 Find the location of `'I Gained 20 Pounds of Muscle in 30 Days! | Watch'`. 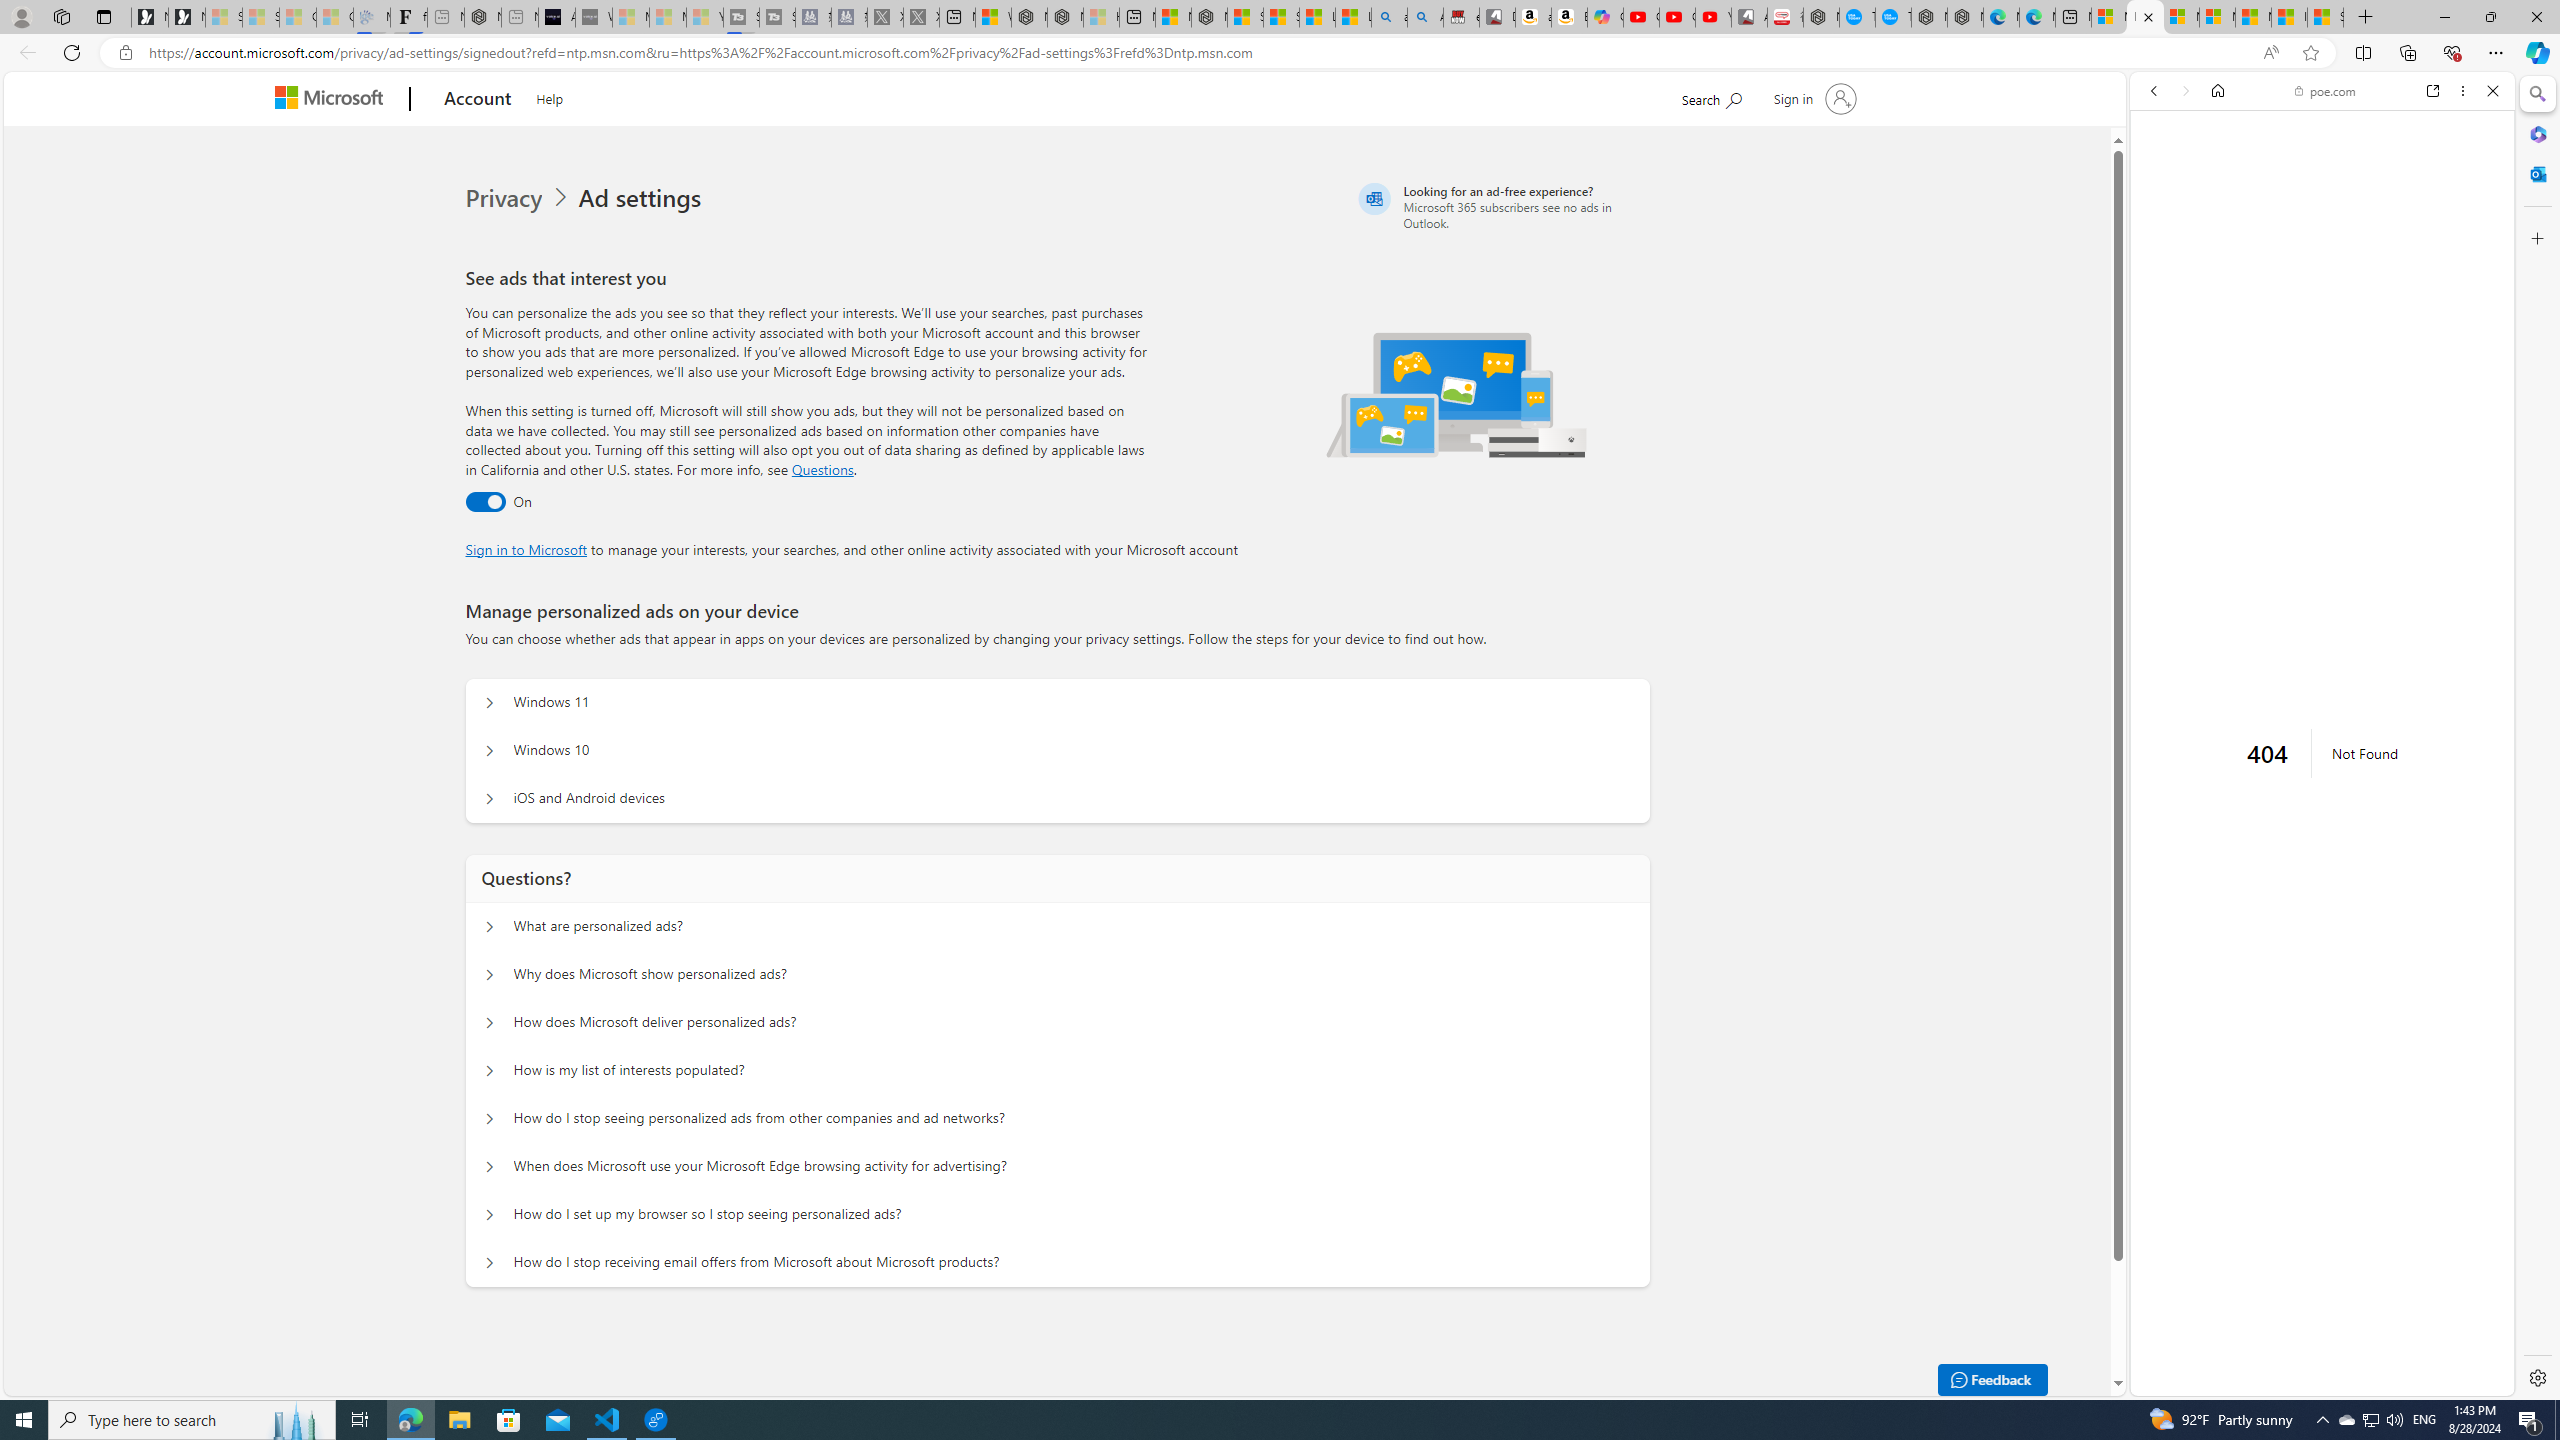

'I Gained 20 Pounds of Muscle in 30 Days! | Watch' is located at coordinates (2288, 16).